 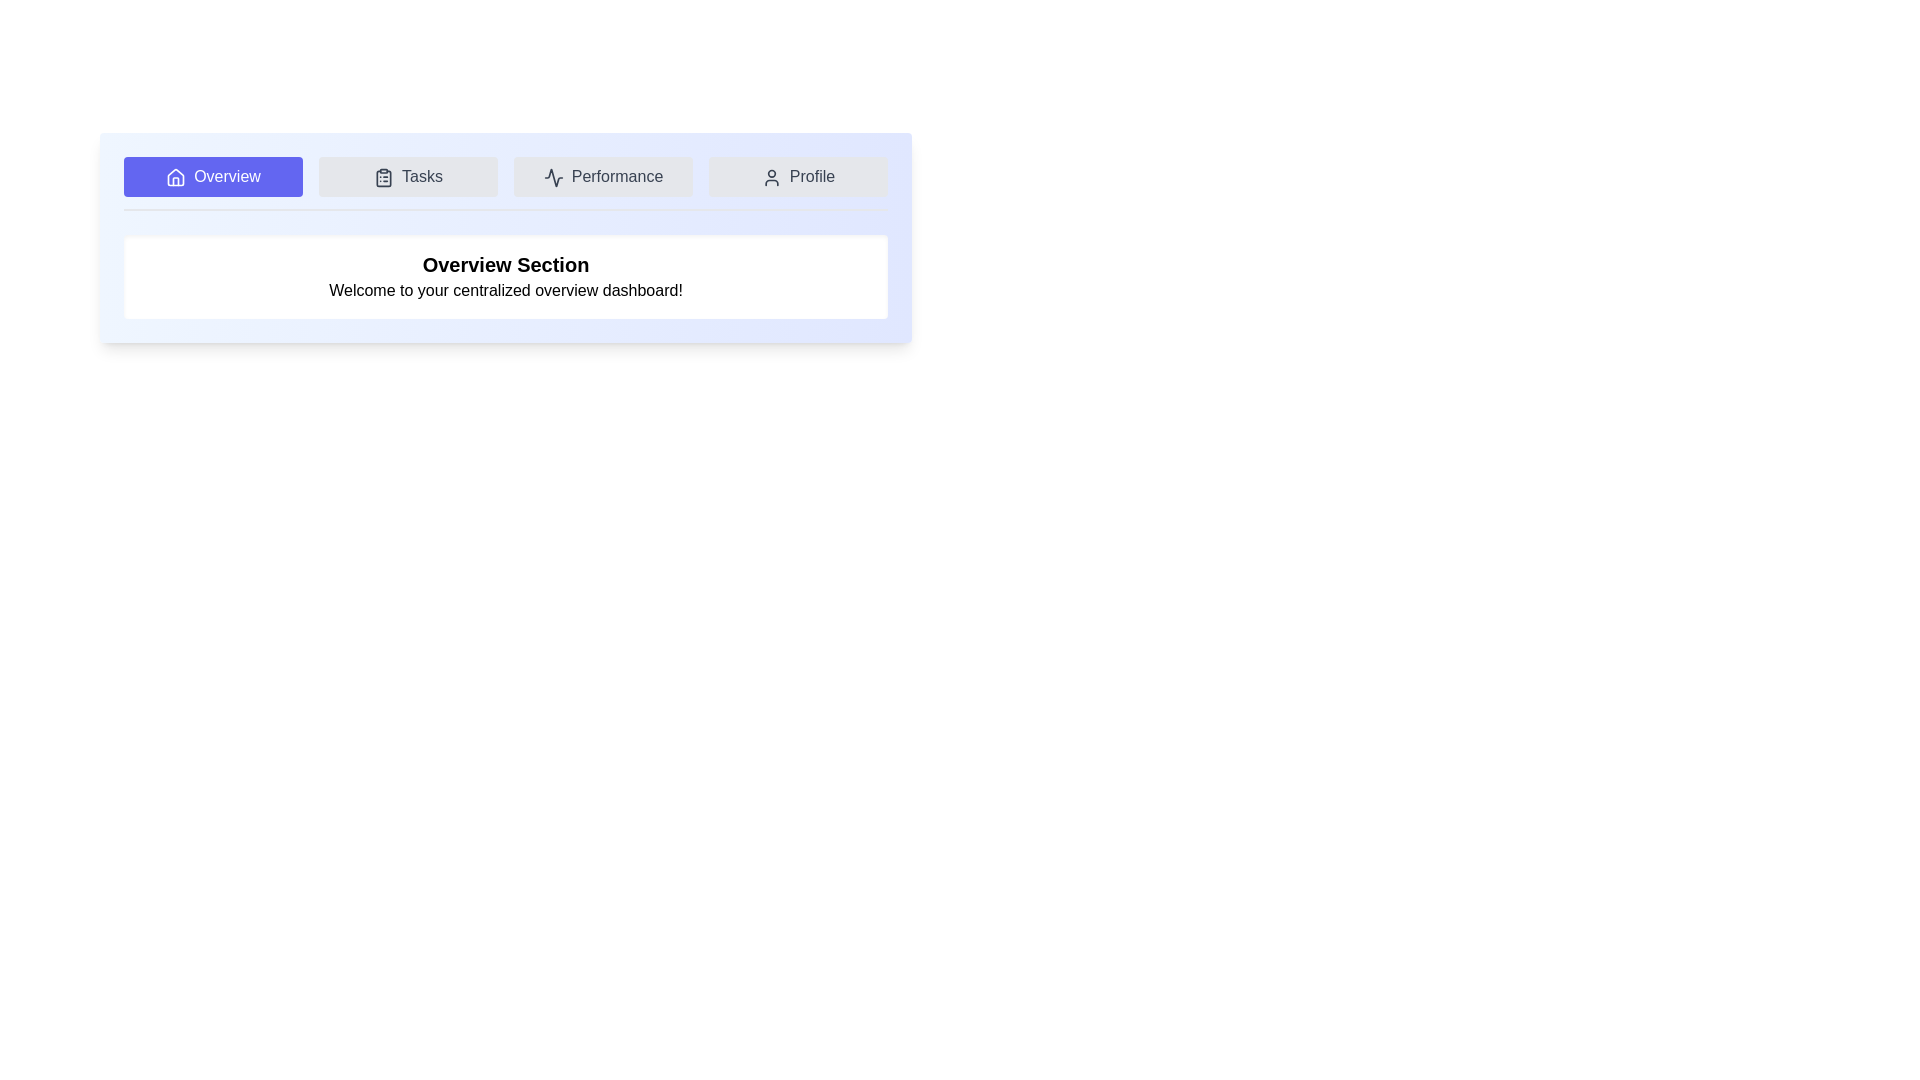 What do you see at coordinates (407, 176) in the screenshot?
I see `the 'Tasks' button, which is a rectangular button with rounded corners featuring a clipboard icon and dark gray text on a light gray background, located between the 'Overview' and 'Performance' buttons in the navigation tabs` at bounding box center [407, 176].